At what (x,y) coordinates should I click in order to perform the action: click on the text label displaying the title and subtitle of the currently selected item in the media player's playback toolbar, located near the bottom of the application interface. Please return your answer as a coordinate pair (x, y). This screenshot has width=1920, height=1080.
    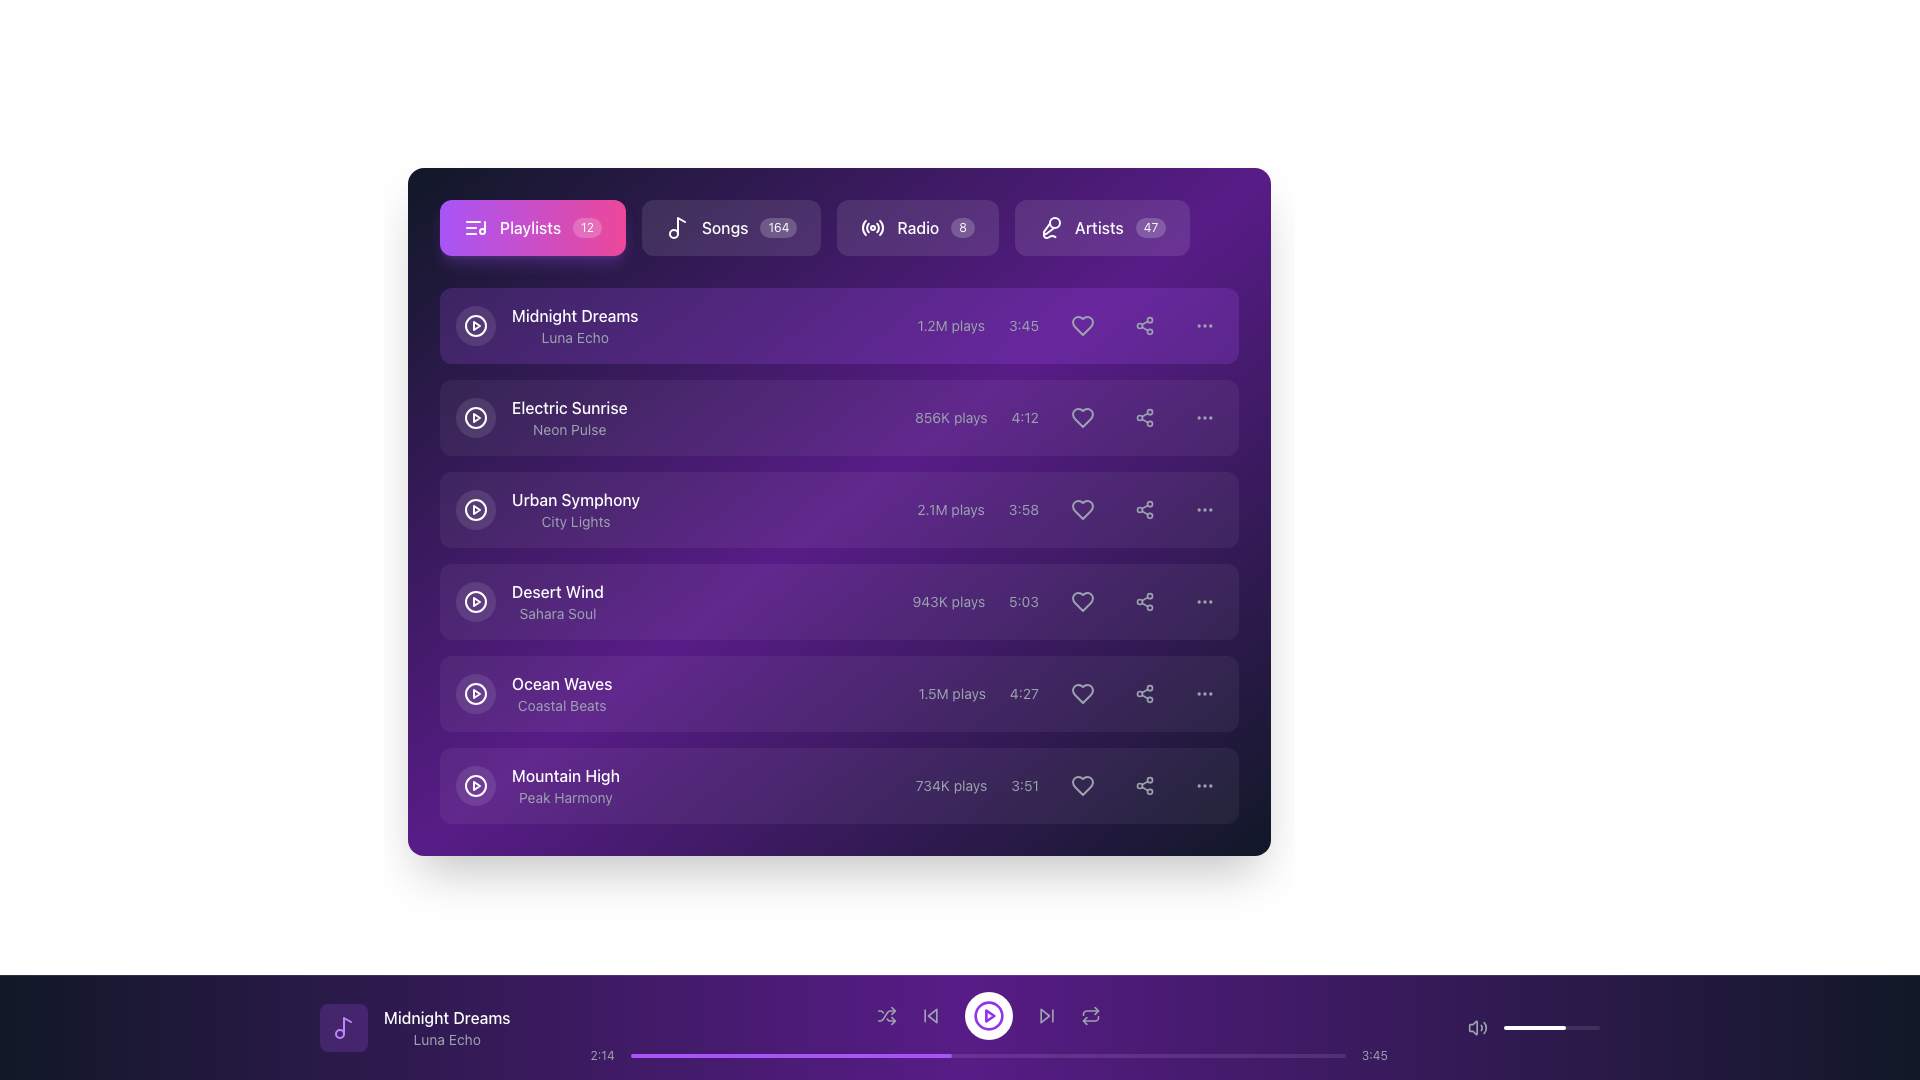
    Looking at the image, I should click on (446, 1028).